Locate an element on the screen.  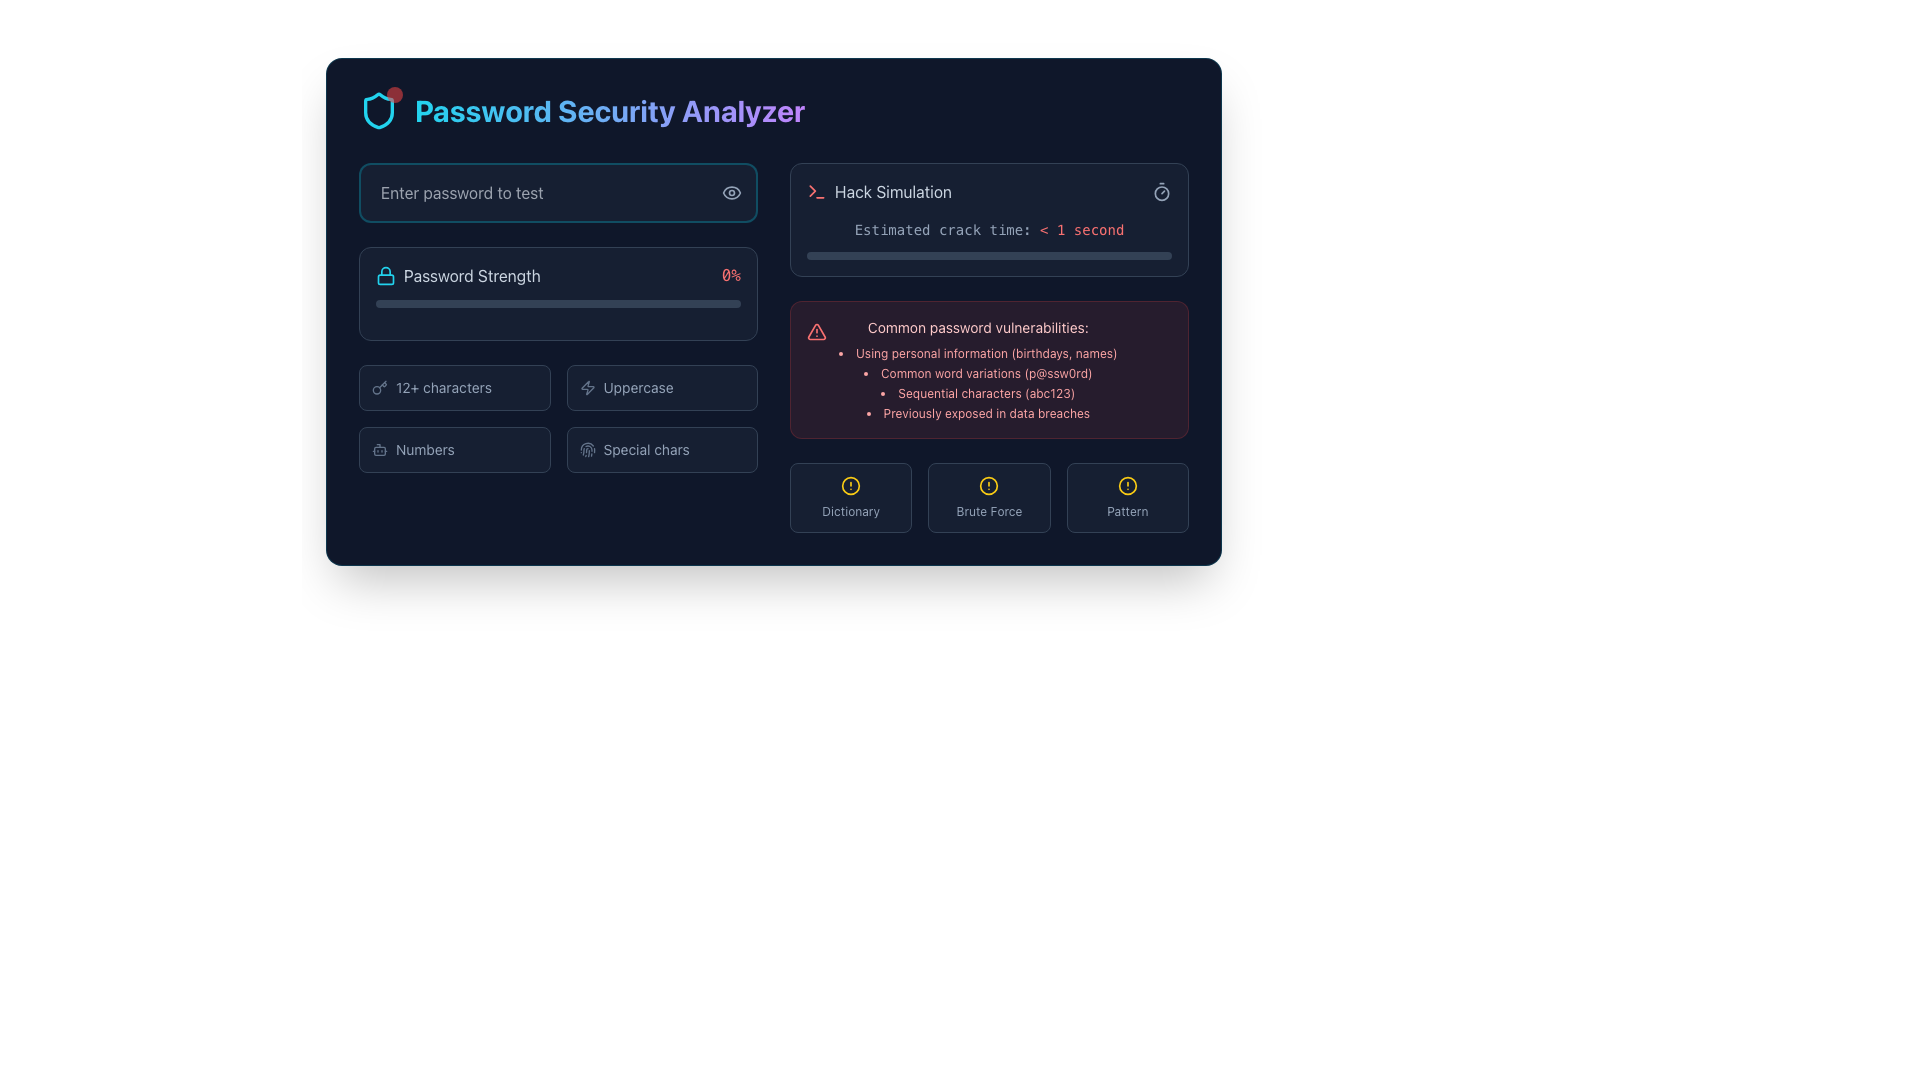
the 'Hack Simulation' section heading, which features a red terminal command prompt icon and light-colored text, located in the upper right quadrant of the interface is located at coordinates (879, 192).